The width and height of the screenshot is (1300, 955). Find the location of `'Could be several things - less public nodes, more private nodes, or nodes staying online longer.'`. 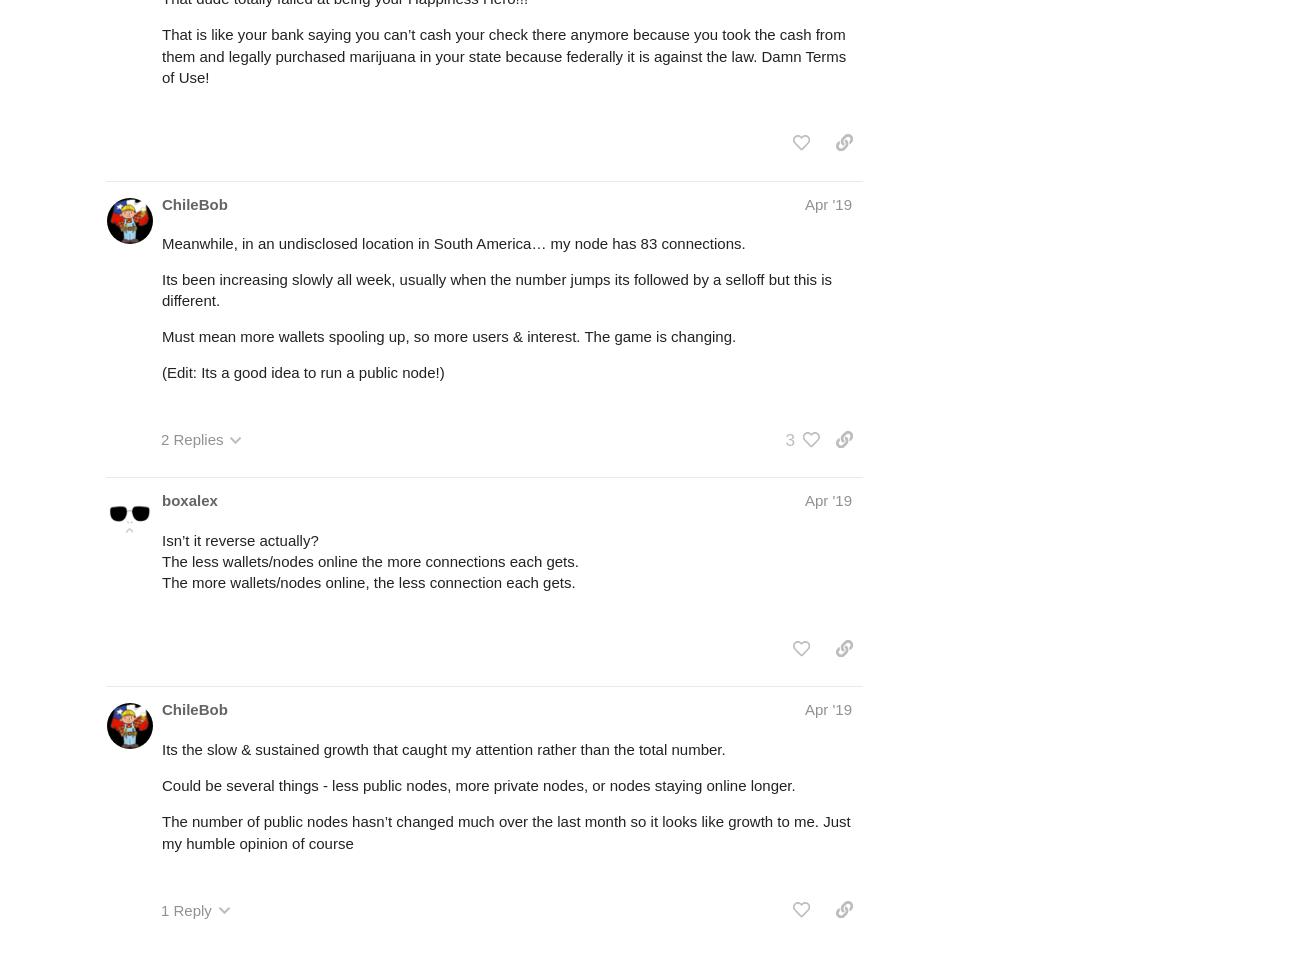

'Could be several things - less public nodes, more private nodes, or nodes staying online longer.' is located at coordinates (160, 783).